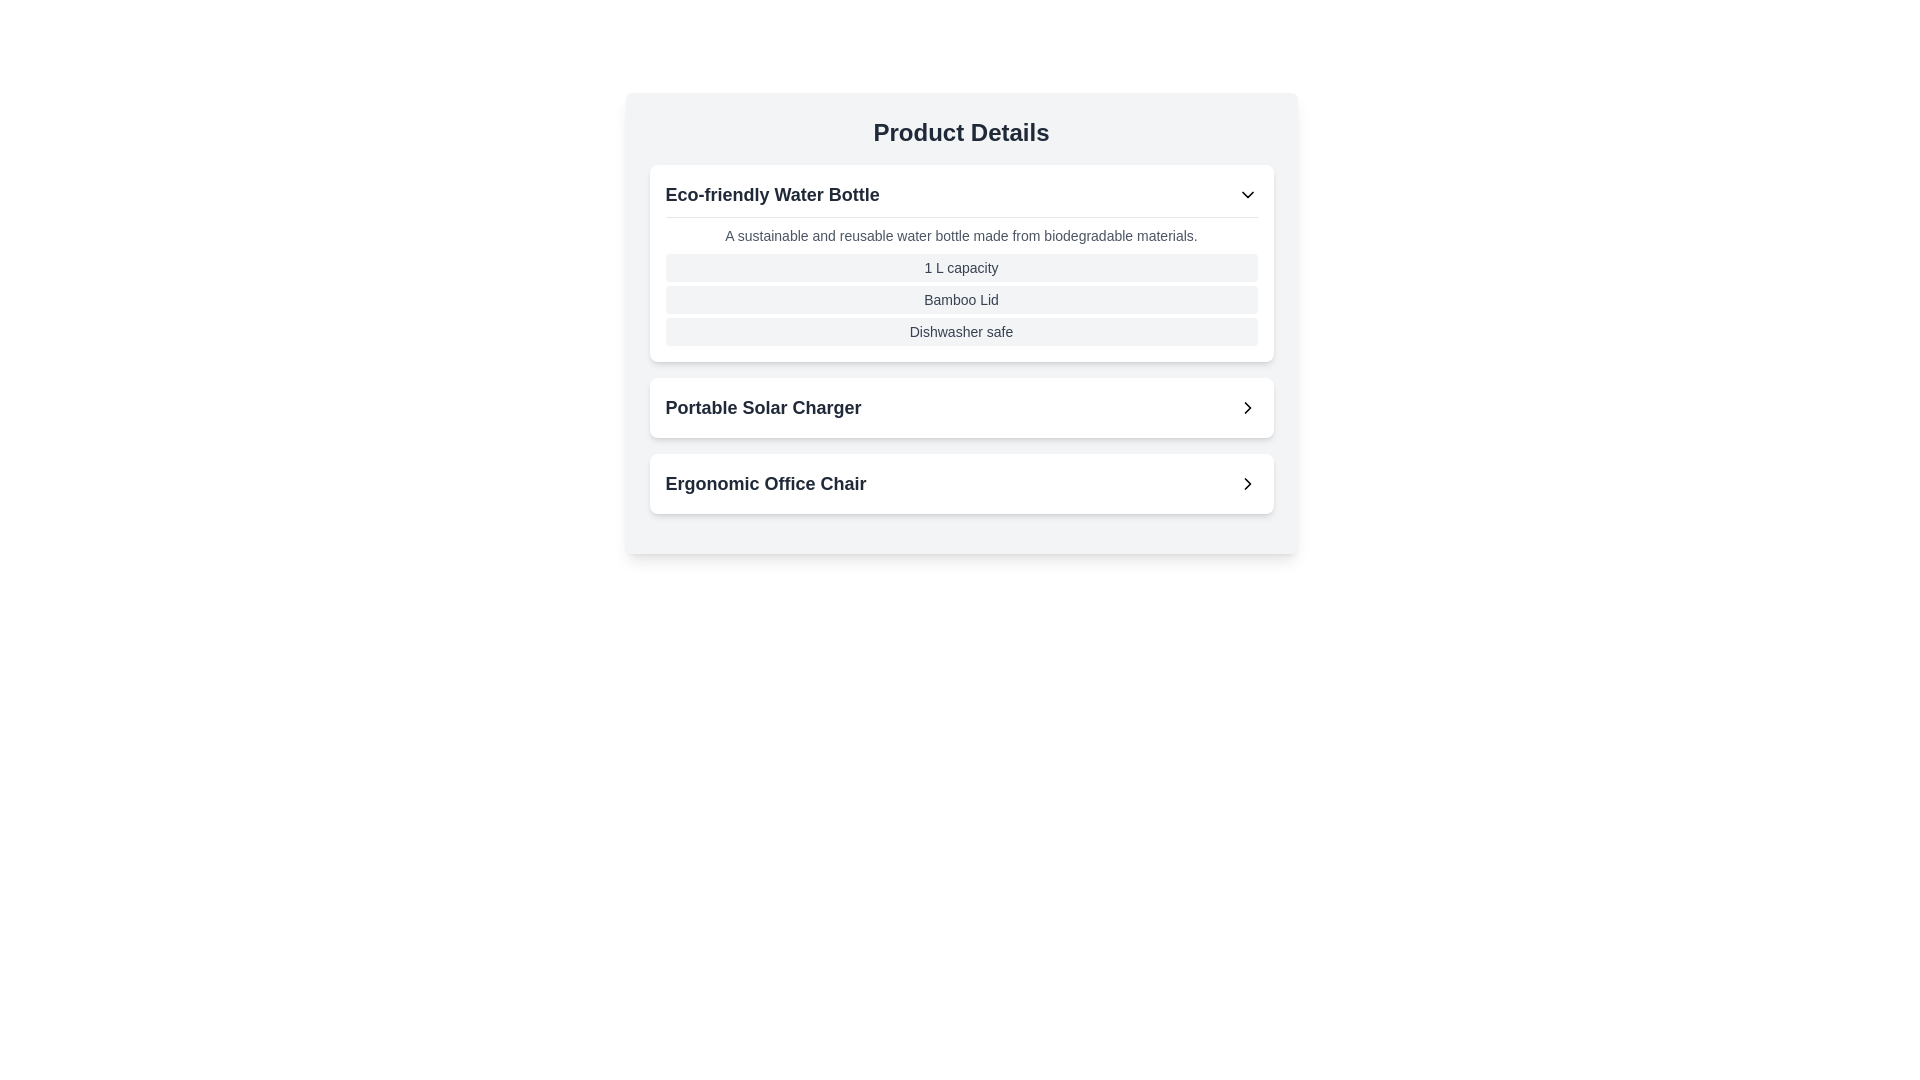  I want to click on the clickable item representing the 'Eco-friendly Water Bottle' title, so click(961, 195).